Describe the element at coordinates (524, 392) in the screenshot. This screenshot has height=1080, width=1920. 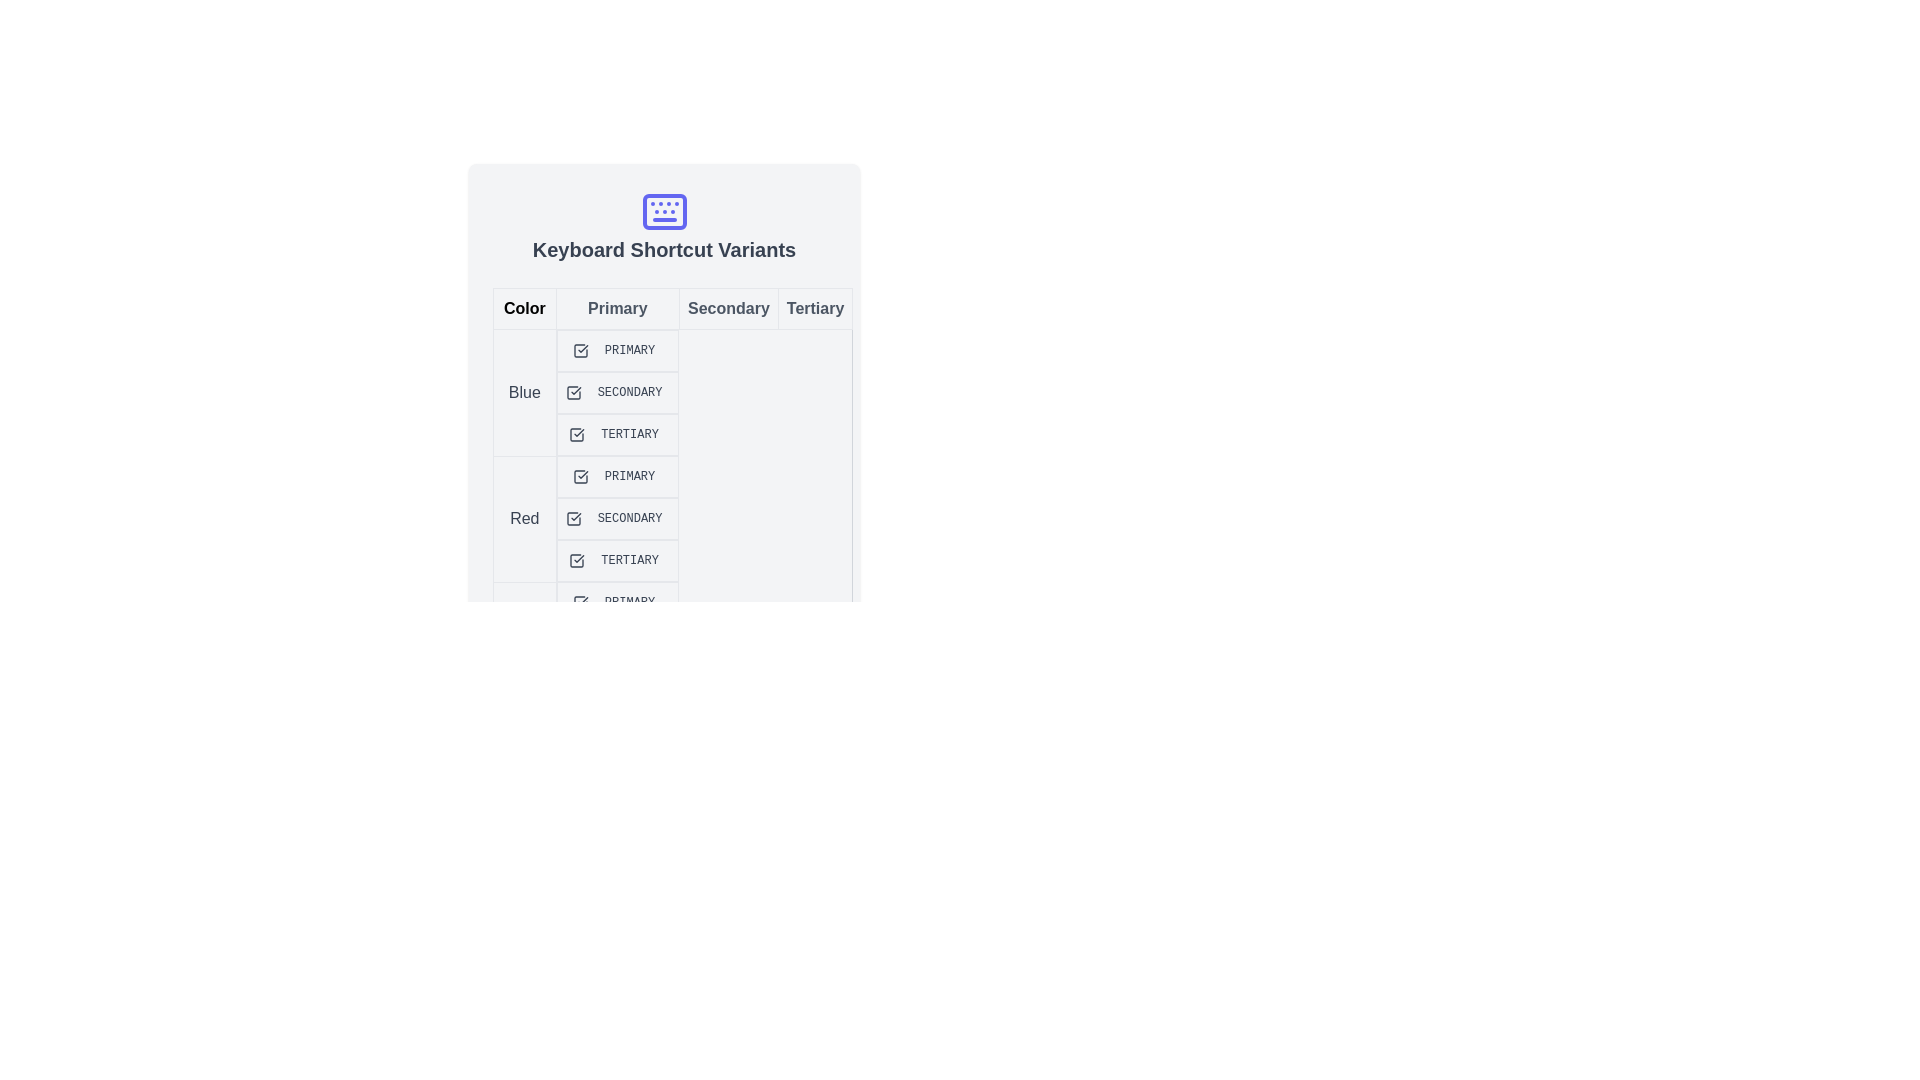
I see `the 'Blue' text label located` at that location.